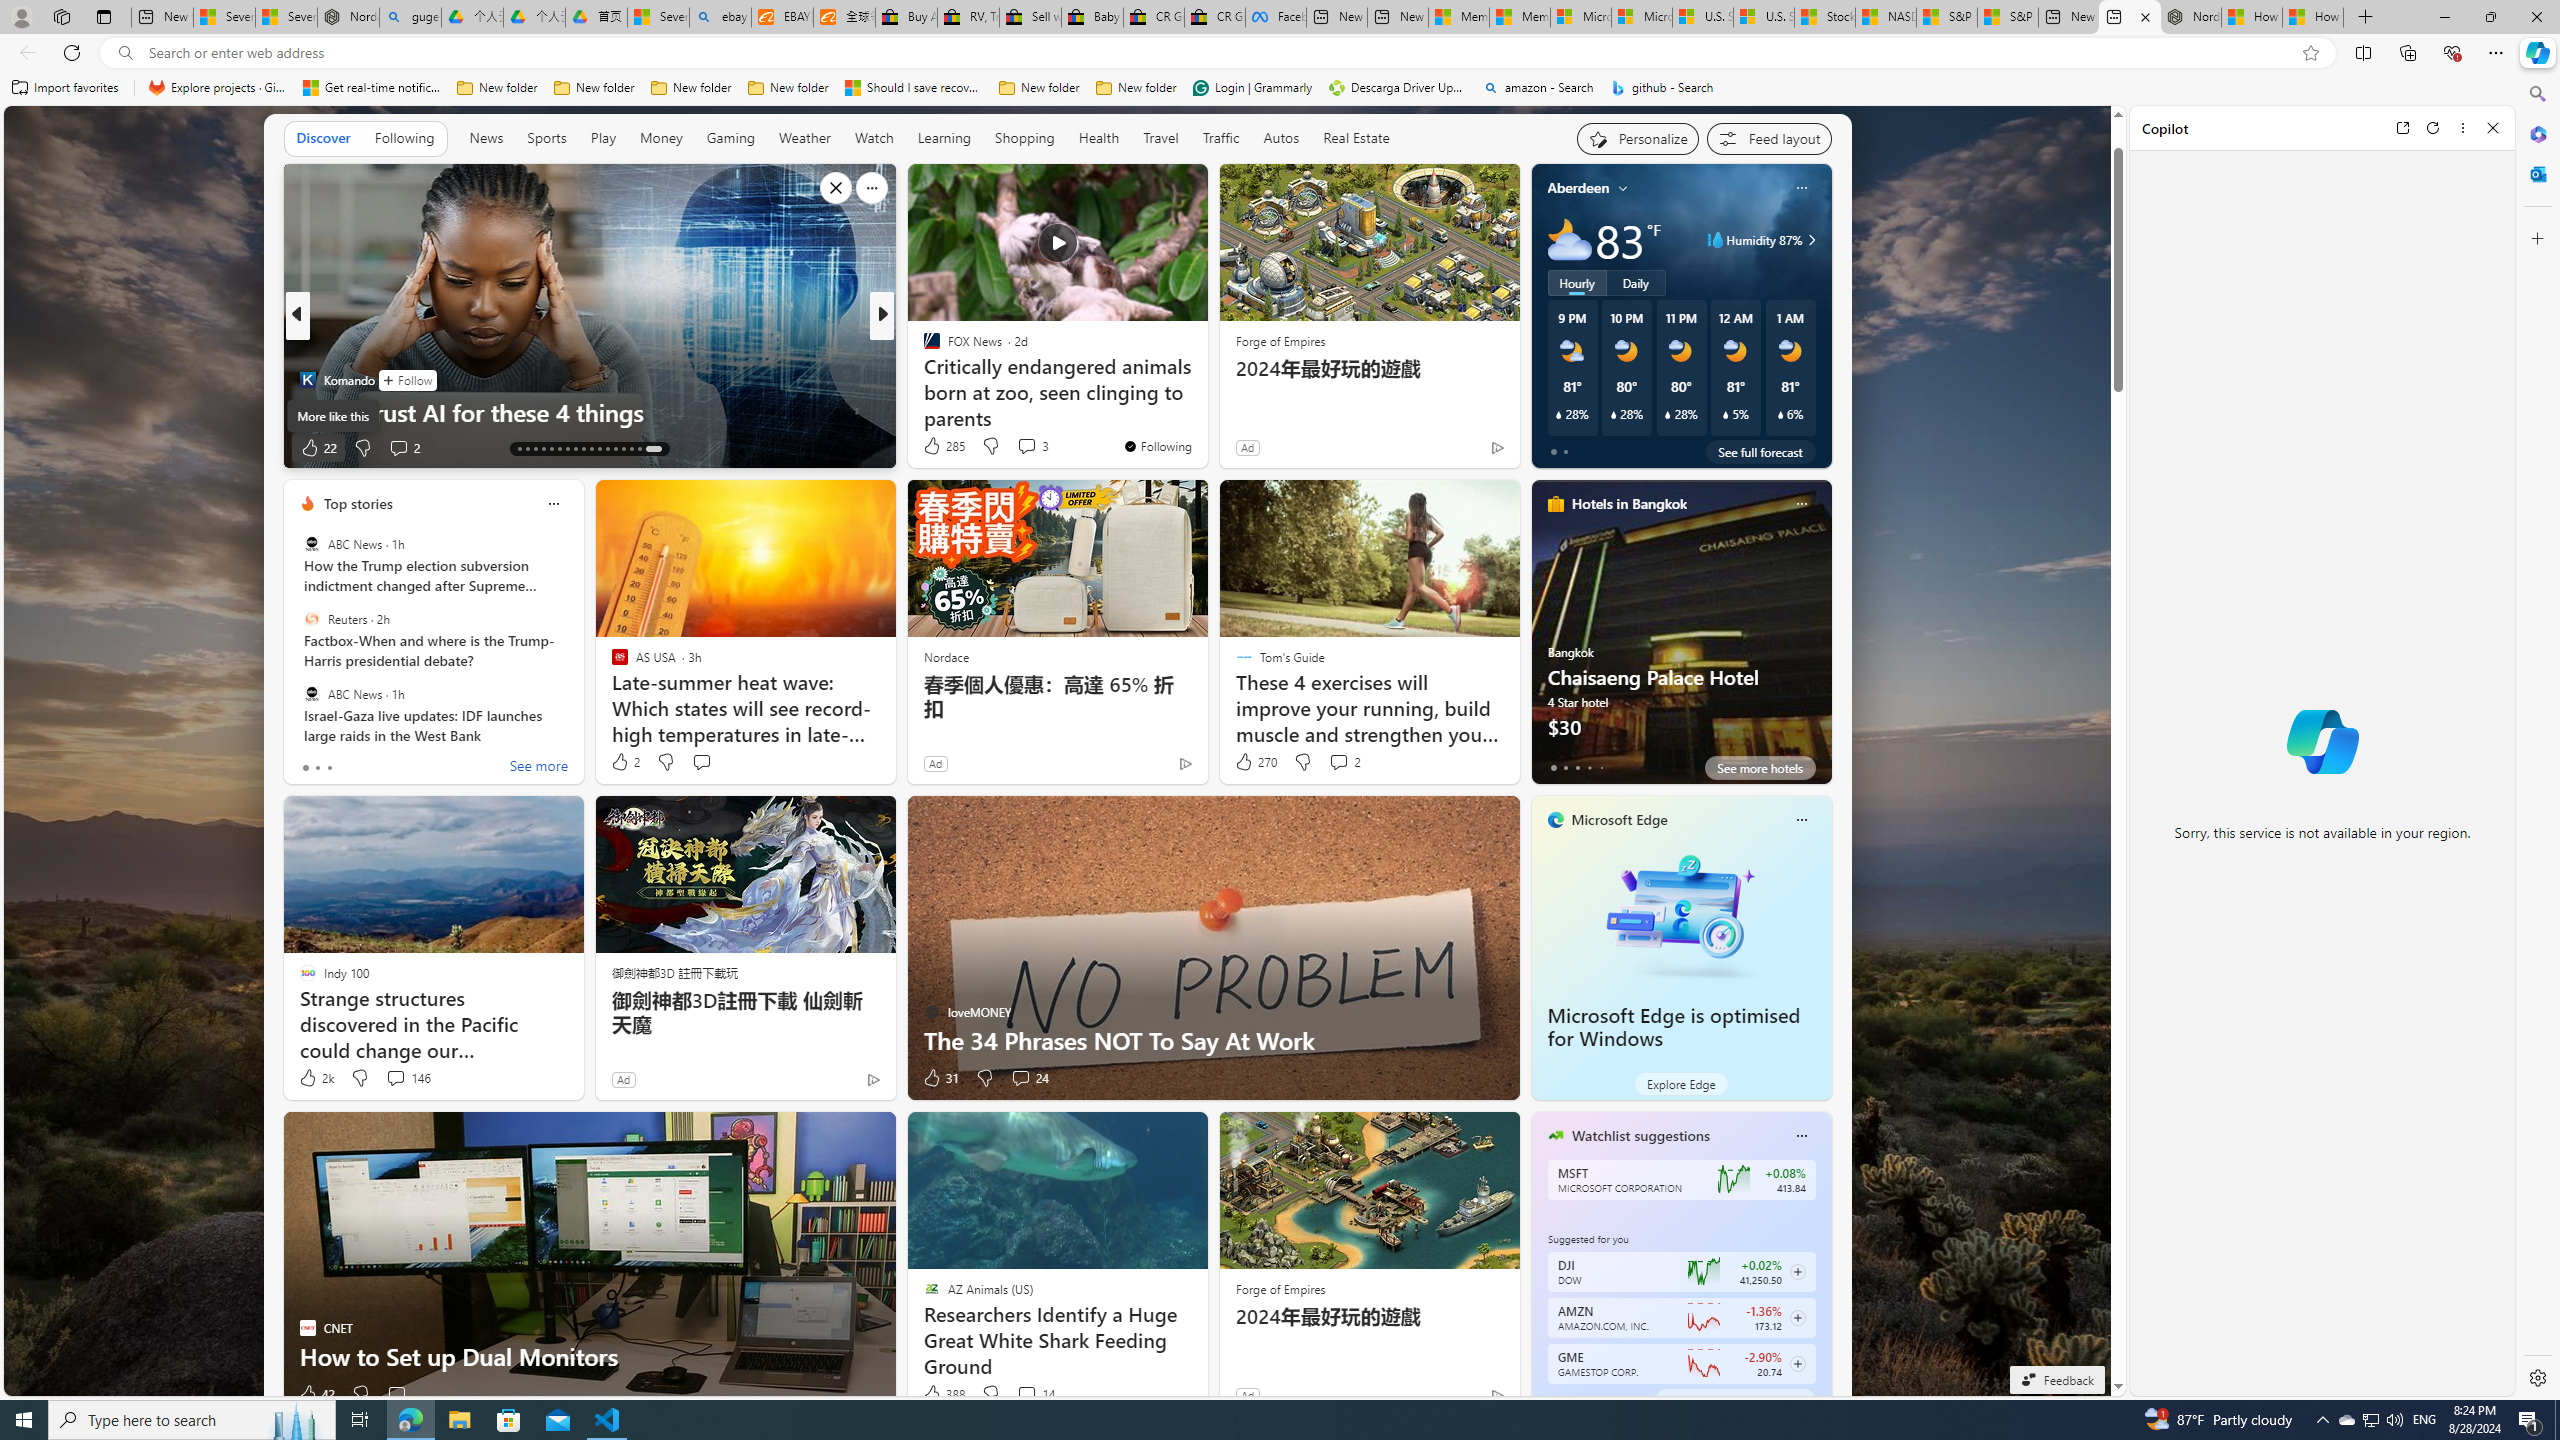  I want to click on 'amazon - Search', so click(1537, 87).